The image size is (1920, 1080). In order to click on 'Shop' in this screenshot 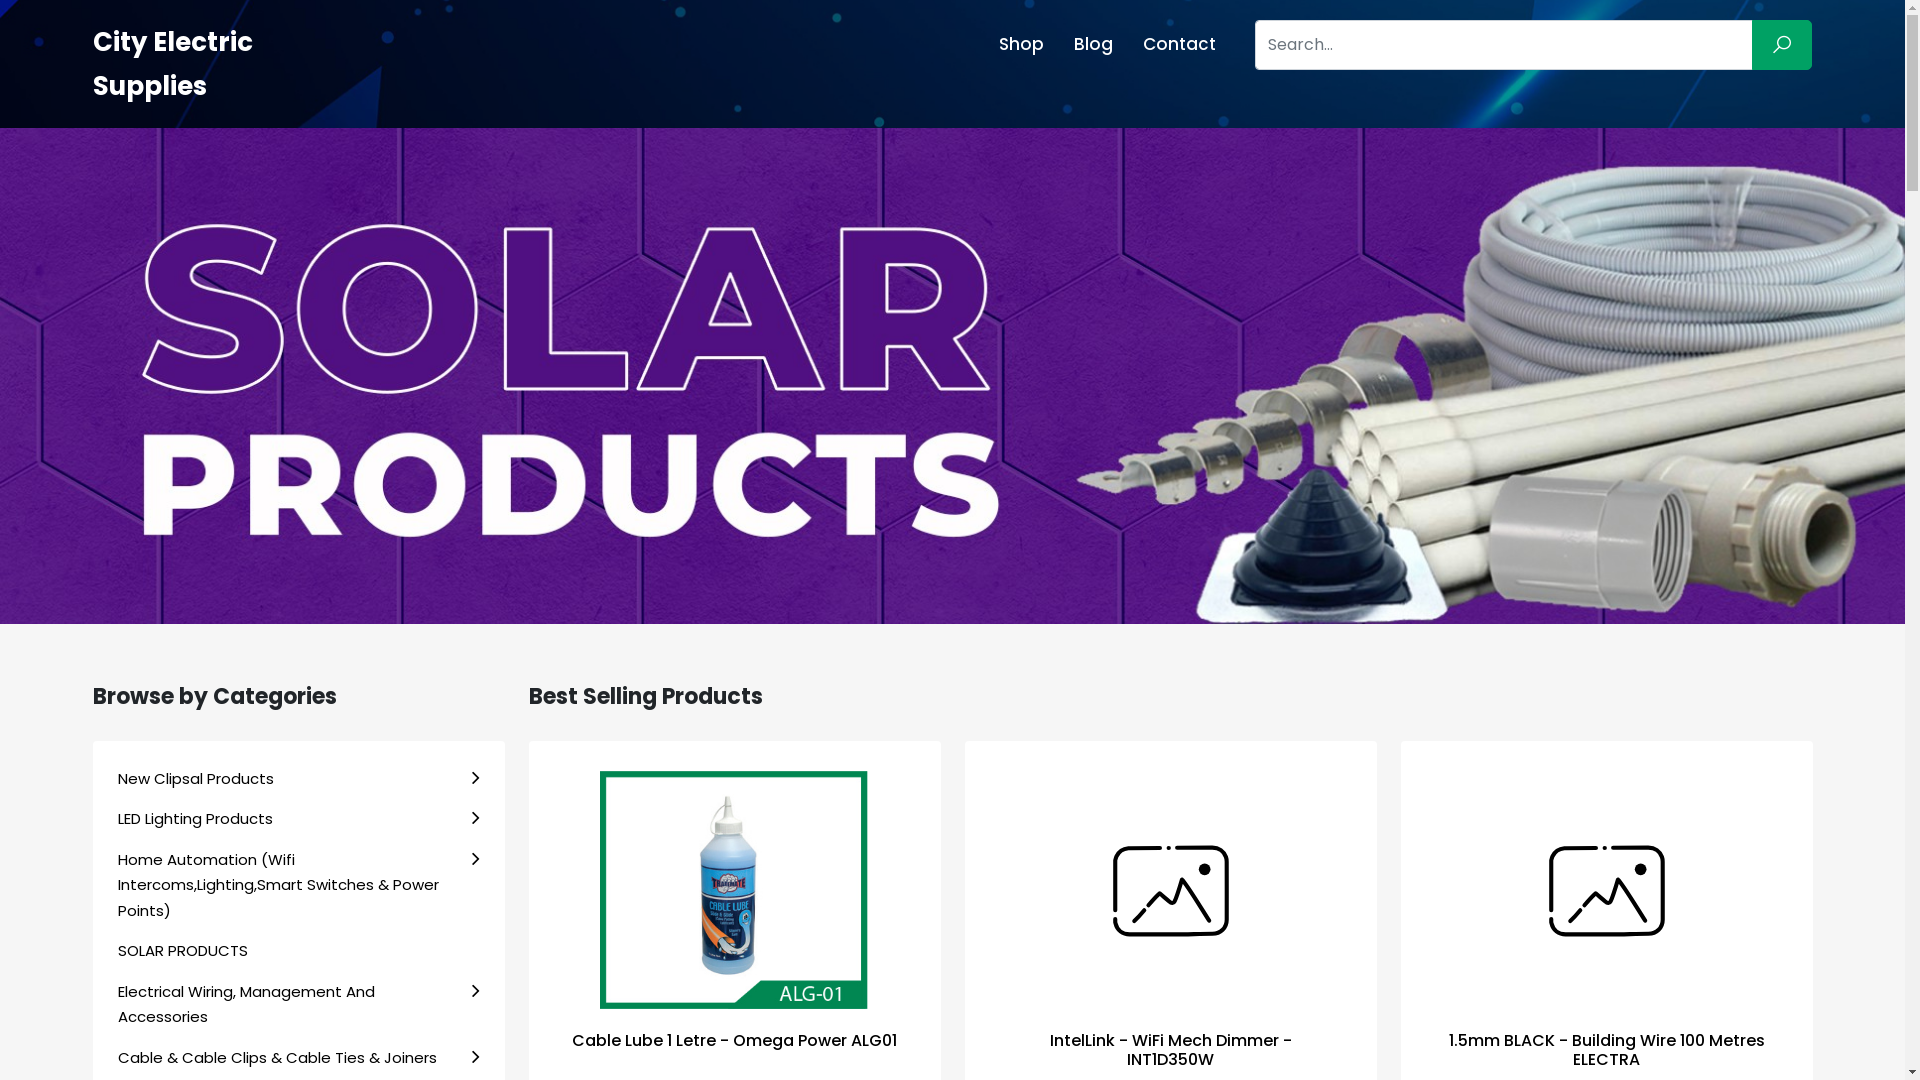, I will do `click(983, 44)`.